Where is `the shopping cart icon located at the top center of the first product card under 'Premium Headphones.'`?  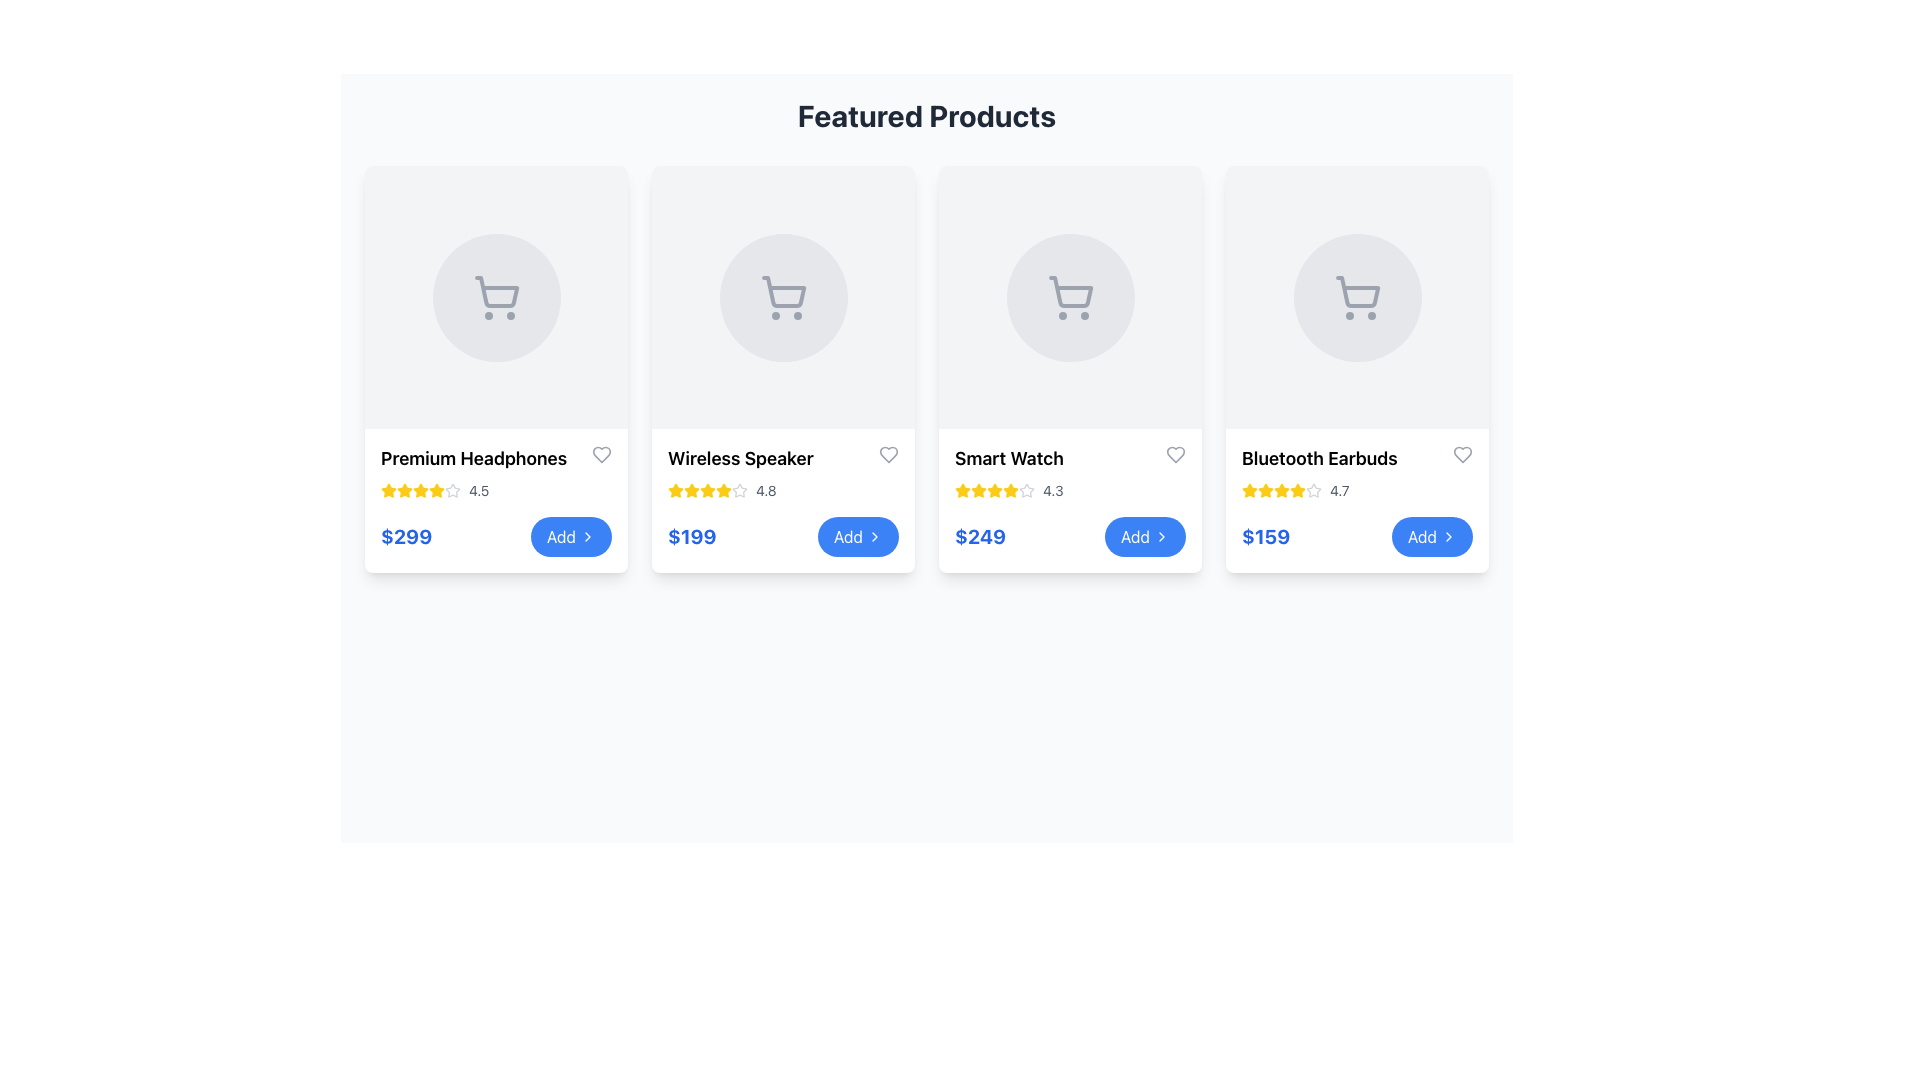
the shopping cart icon located at the top center of the first product card under 'Premium Headphones.' is located at coordinates (496, 291).